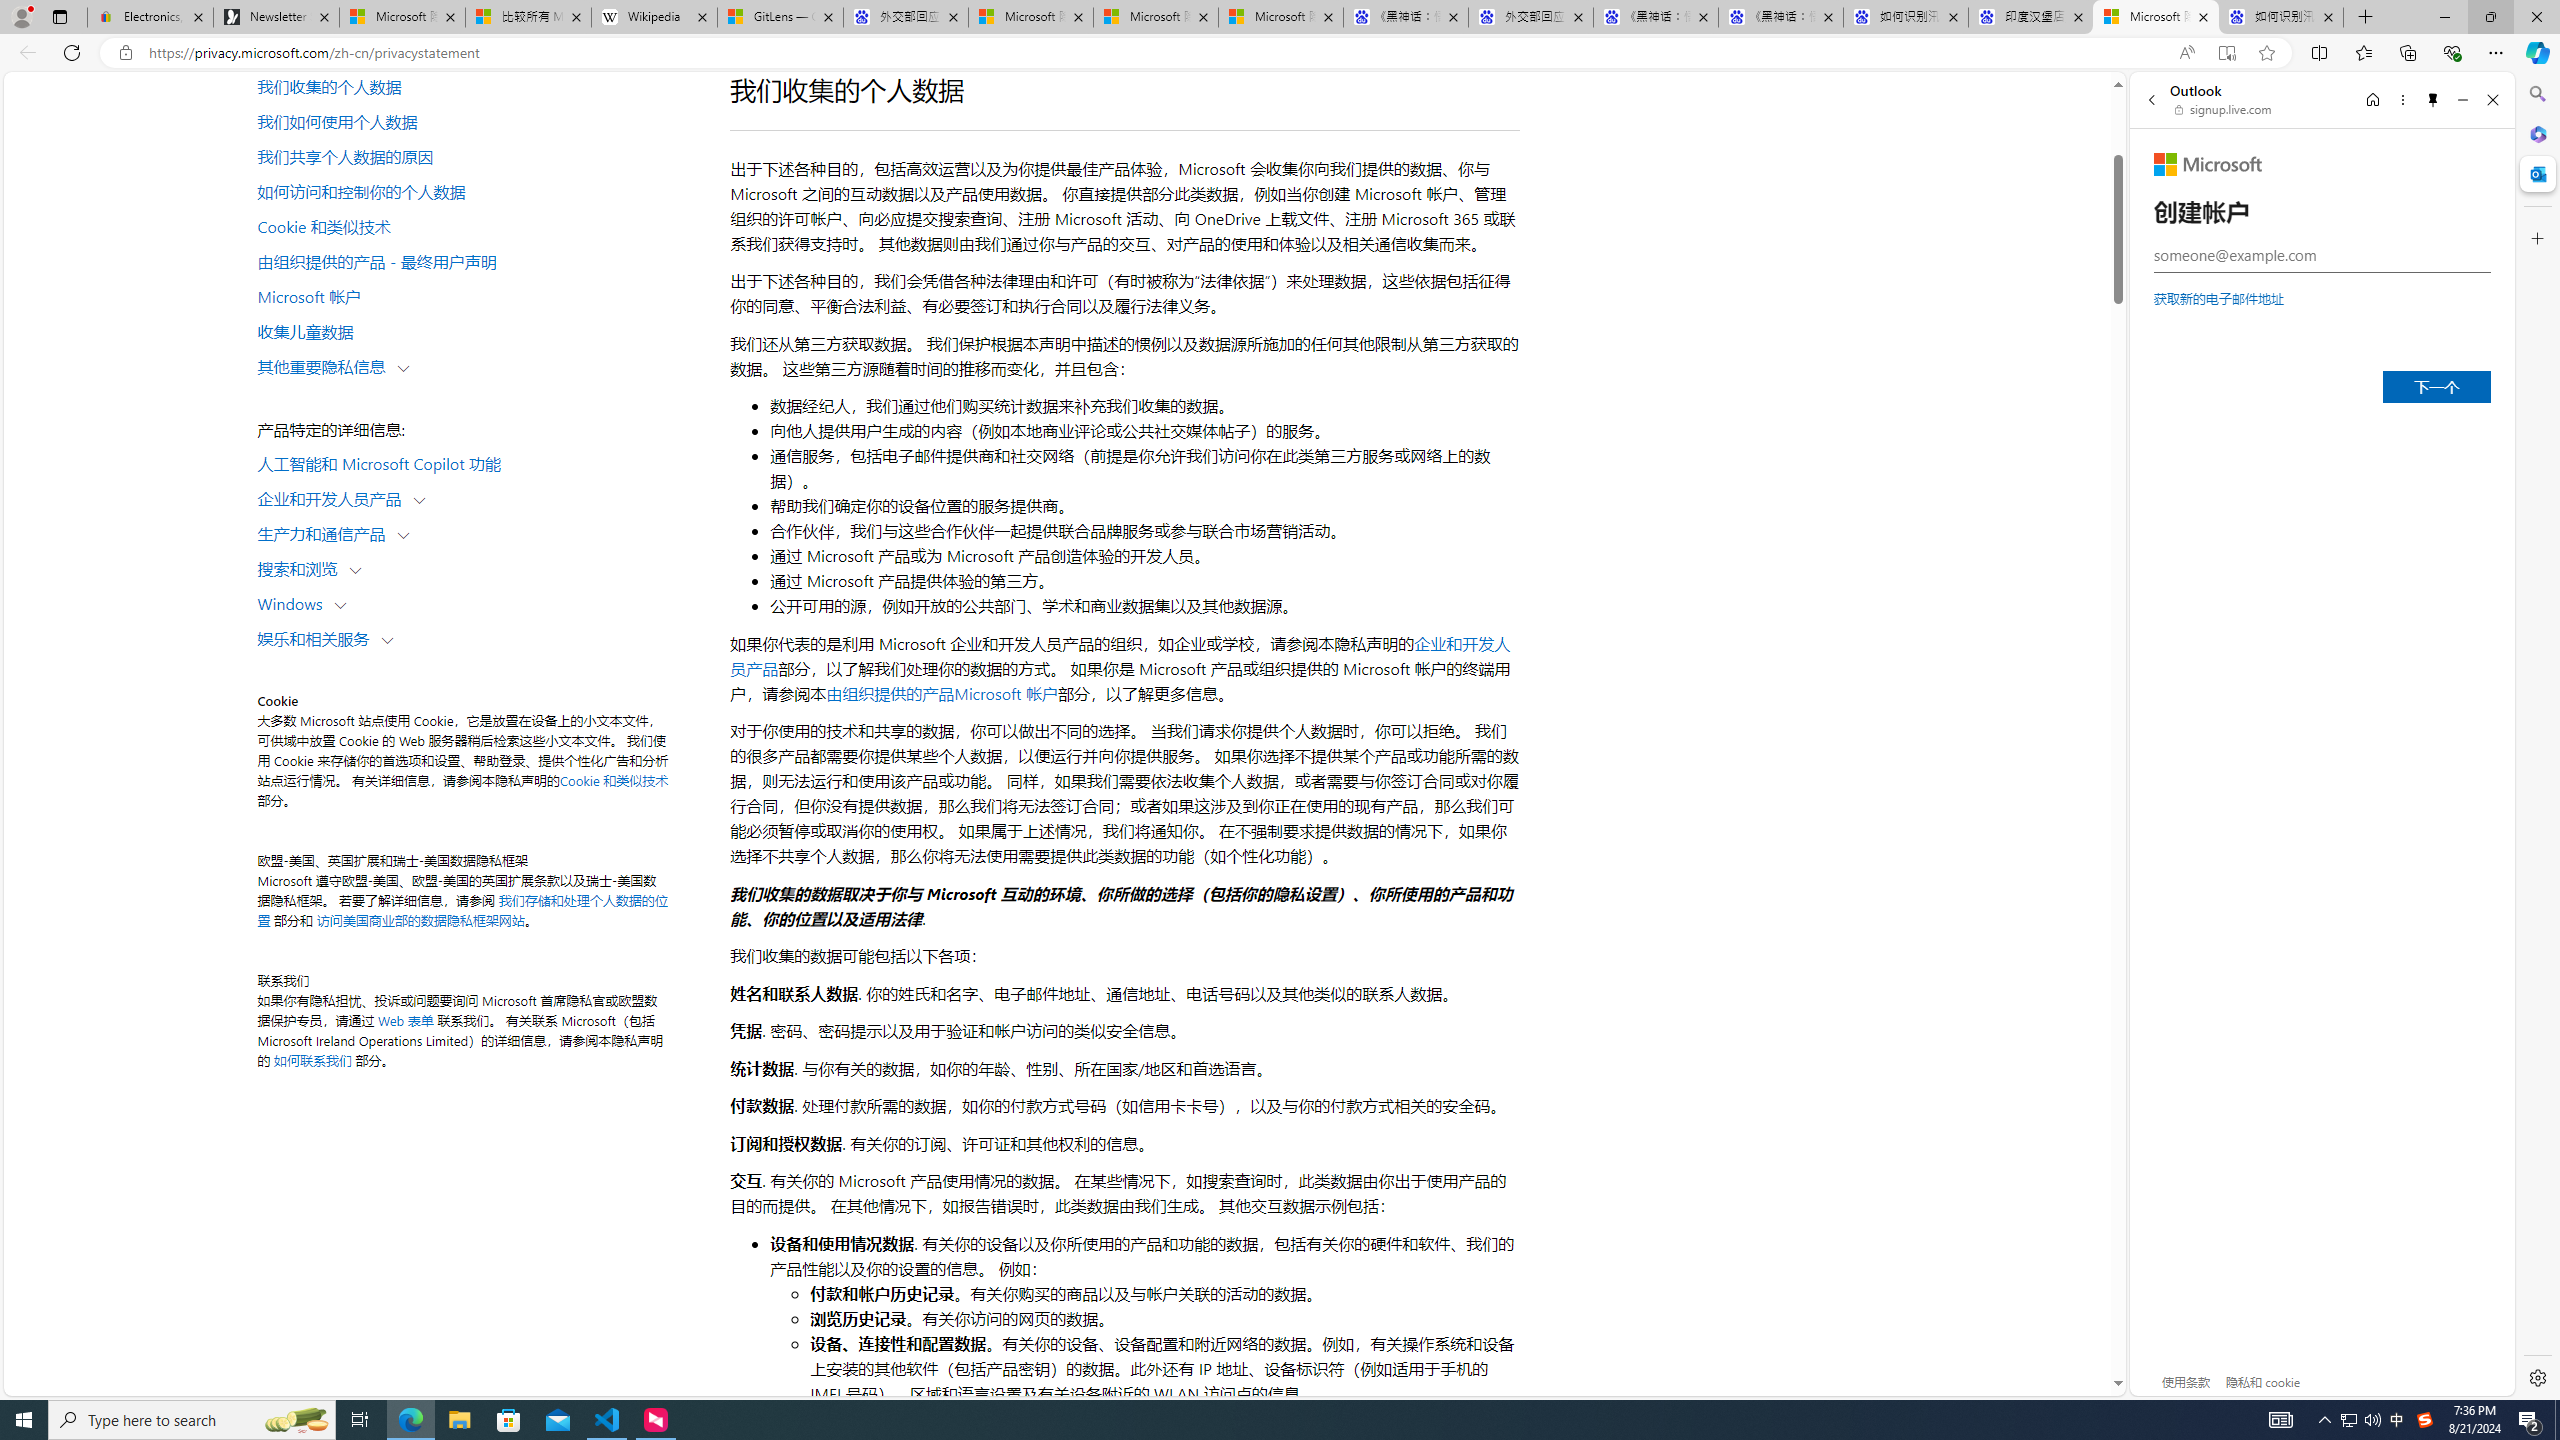 The width and height of the screenshot is (2560, 1440). I want to click on 'Side bar', so click(2537, 735).